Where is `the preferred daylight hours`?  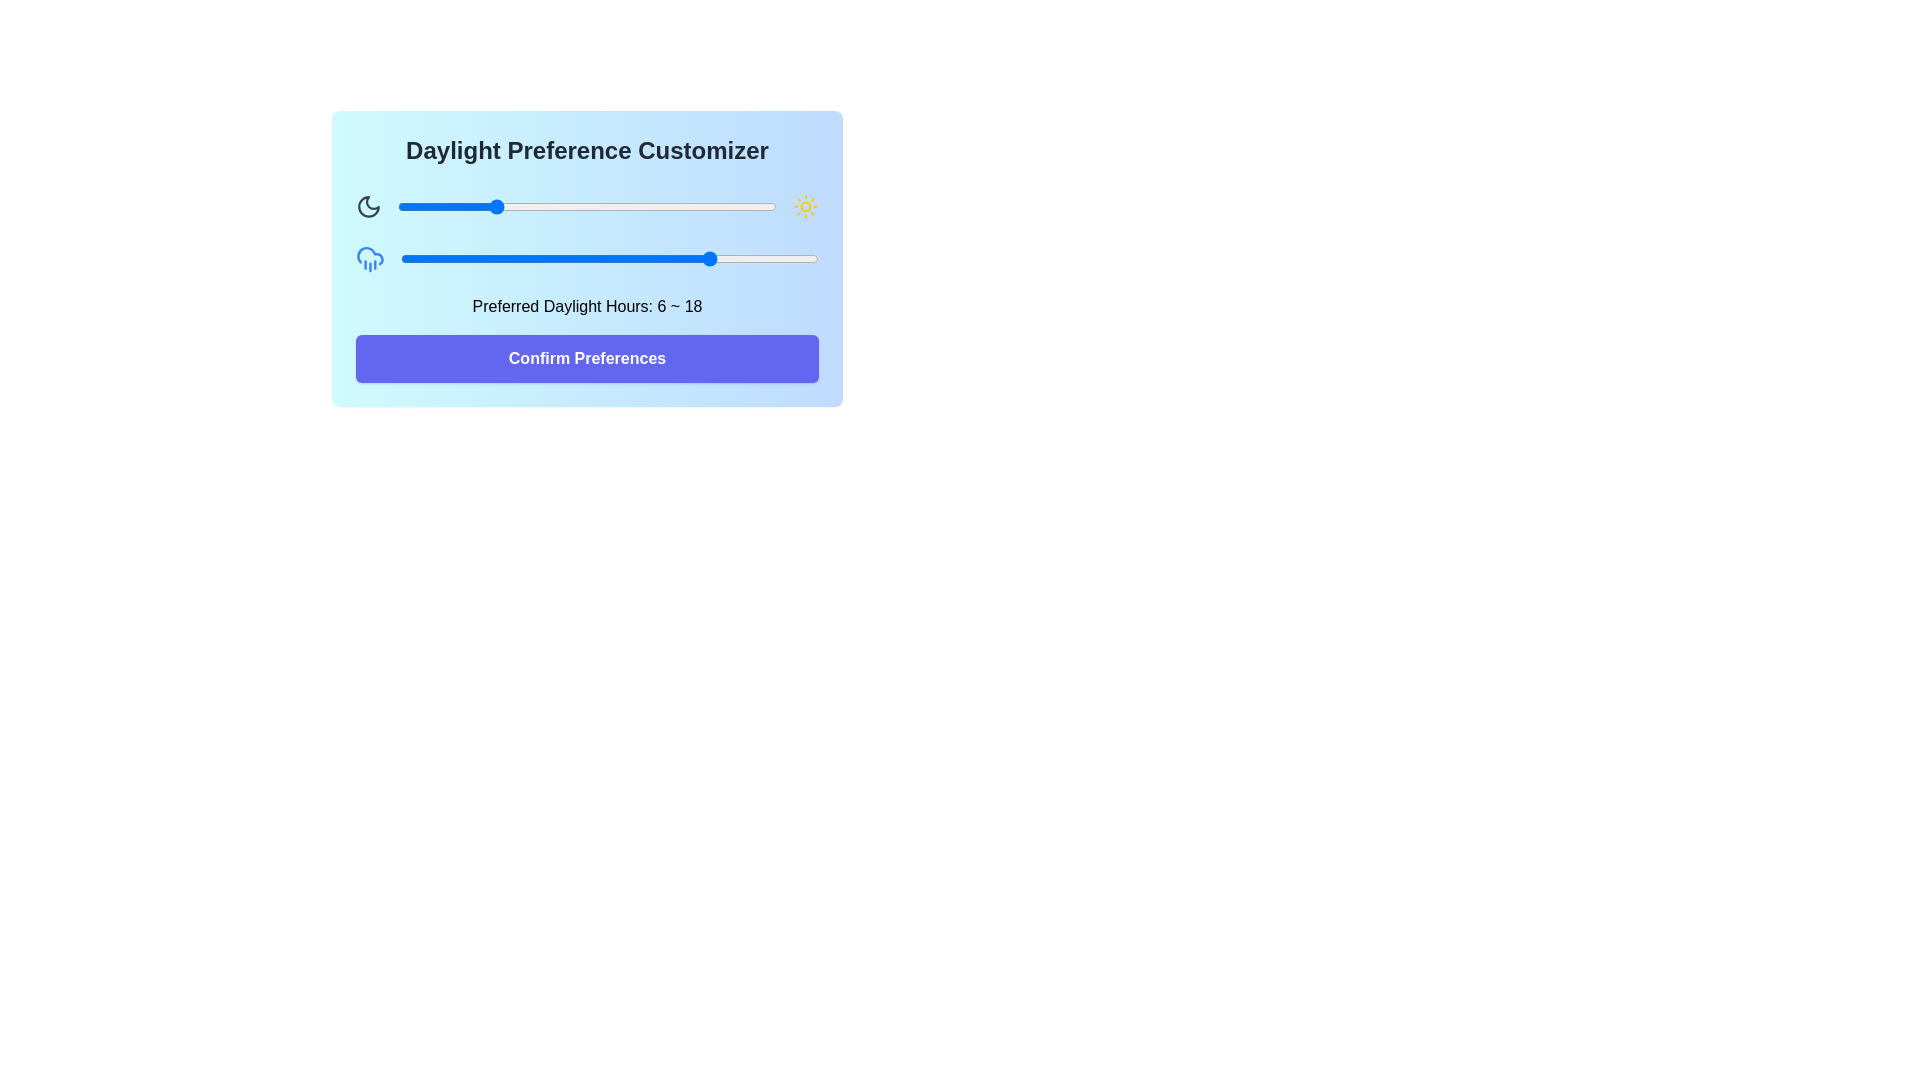 the preferred daylight hours is located at coordinates (417, 257).